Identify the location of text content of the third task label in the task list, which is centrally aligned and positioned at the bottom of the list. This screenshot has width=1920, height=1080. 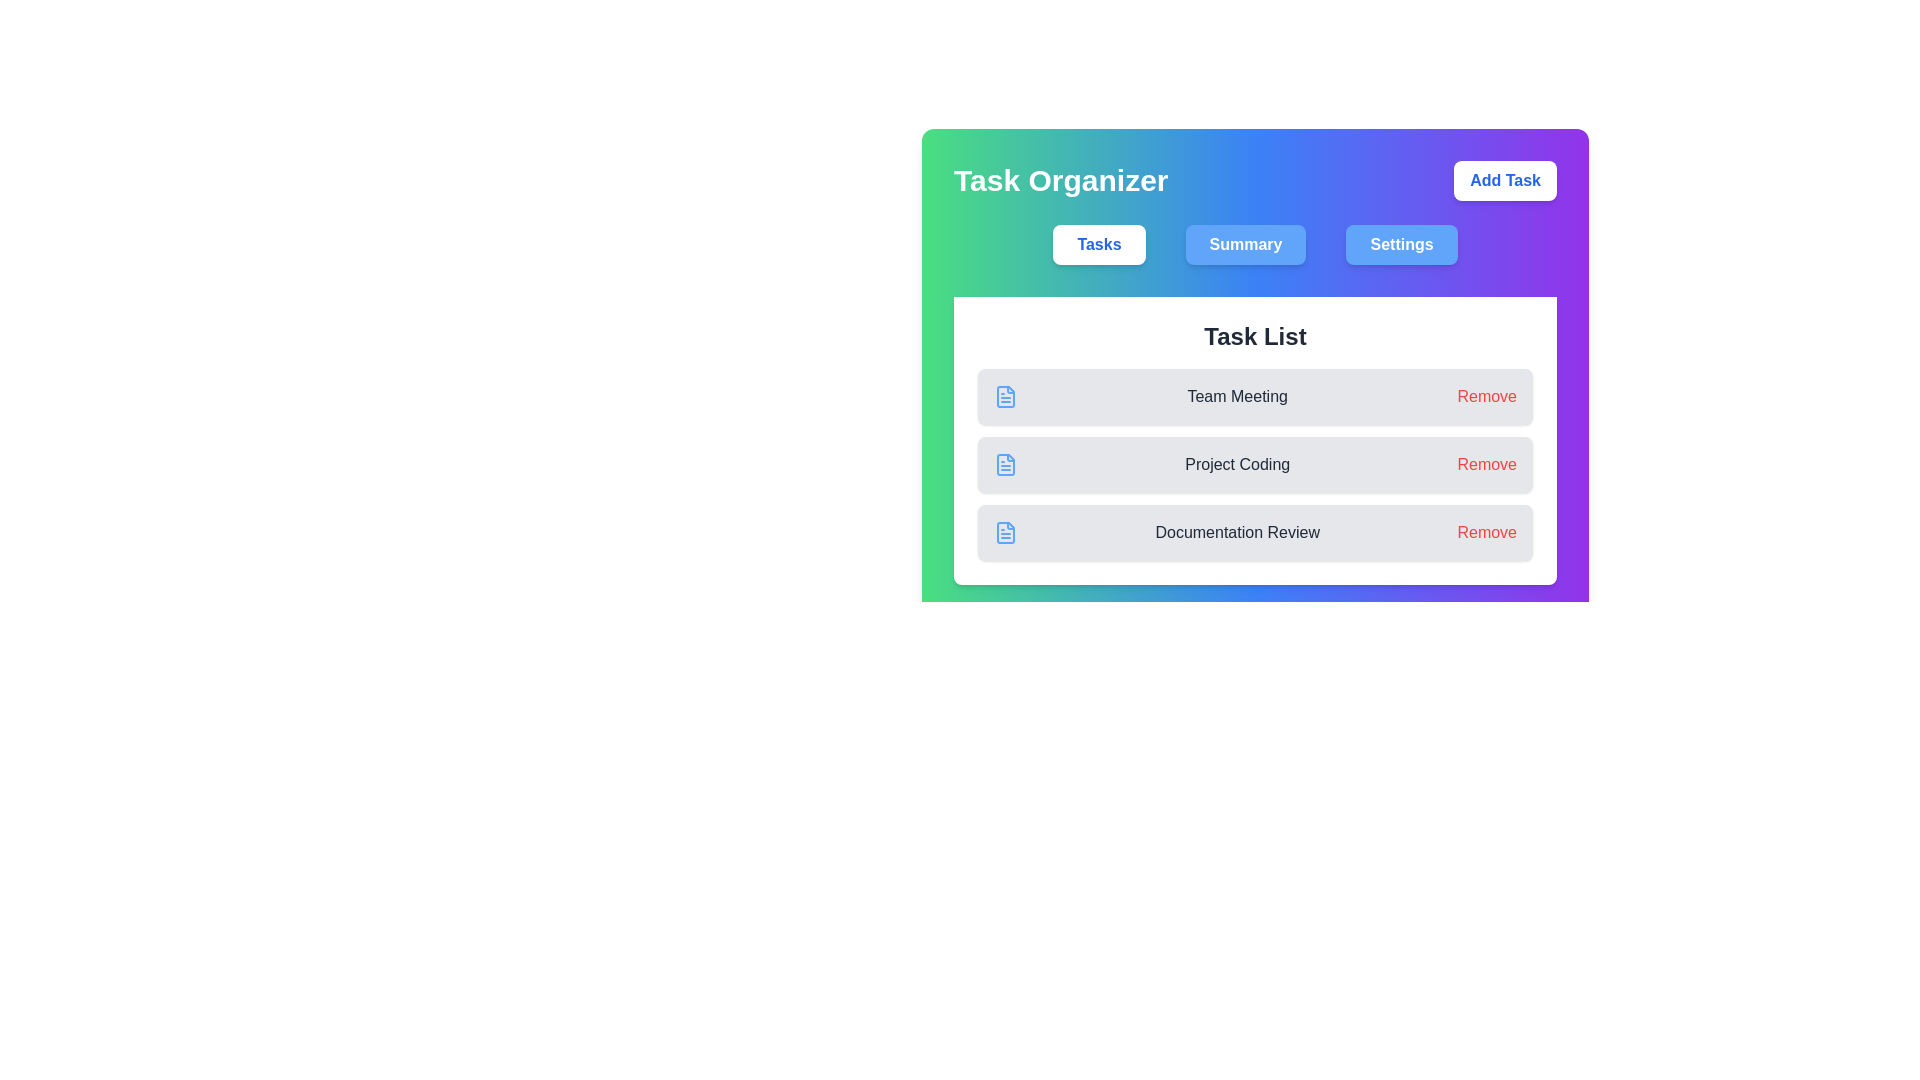
(1236, 531).